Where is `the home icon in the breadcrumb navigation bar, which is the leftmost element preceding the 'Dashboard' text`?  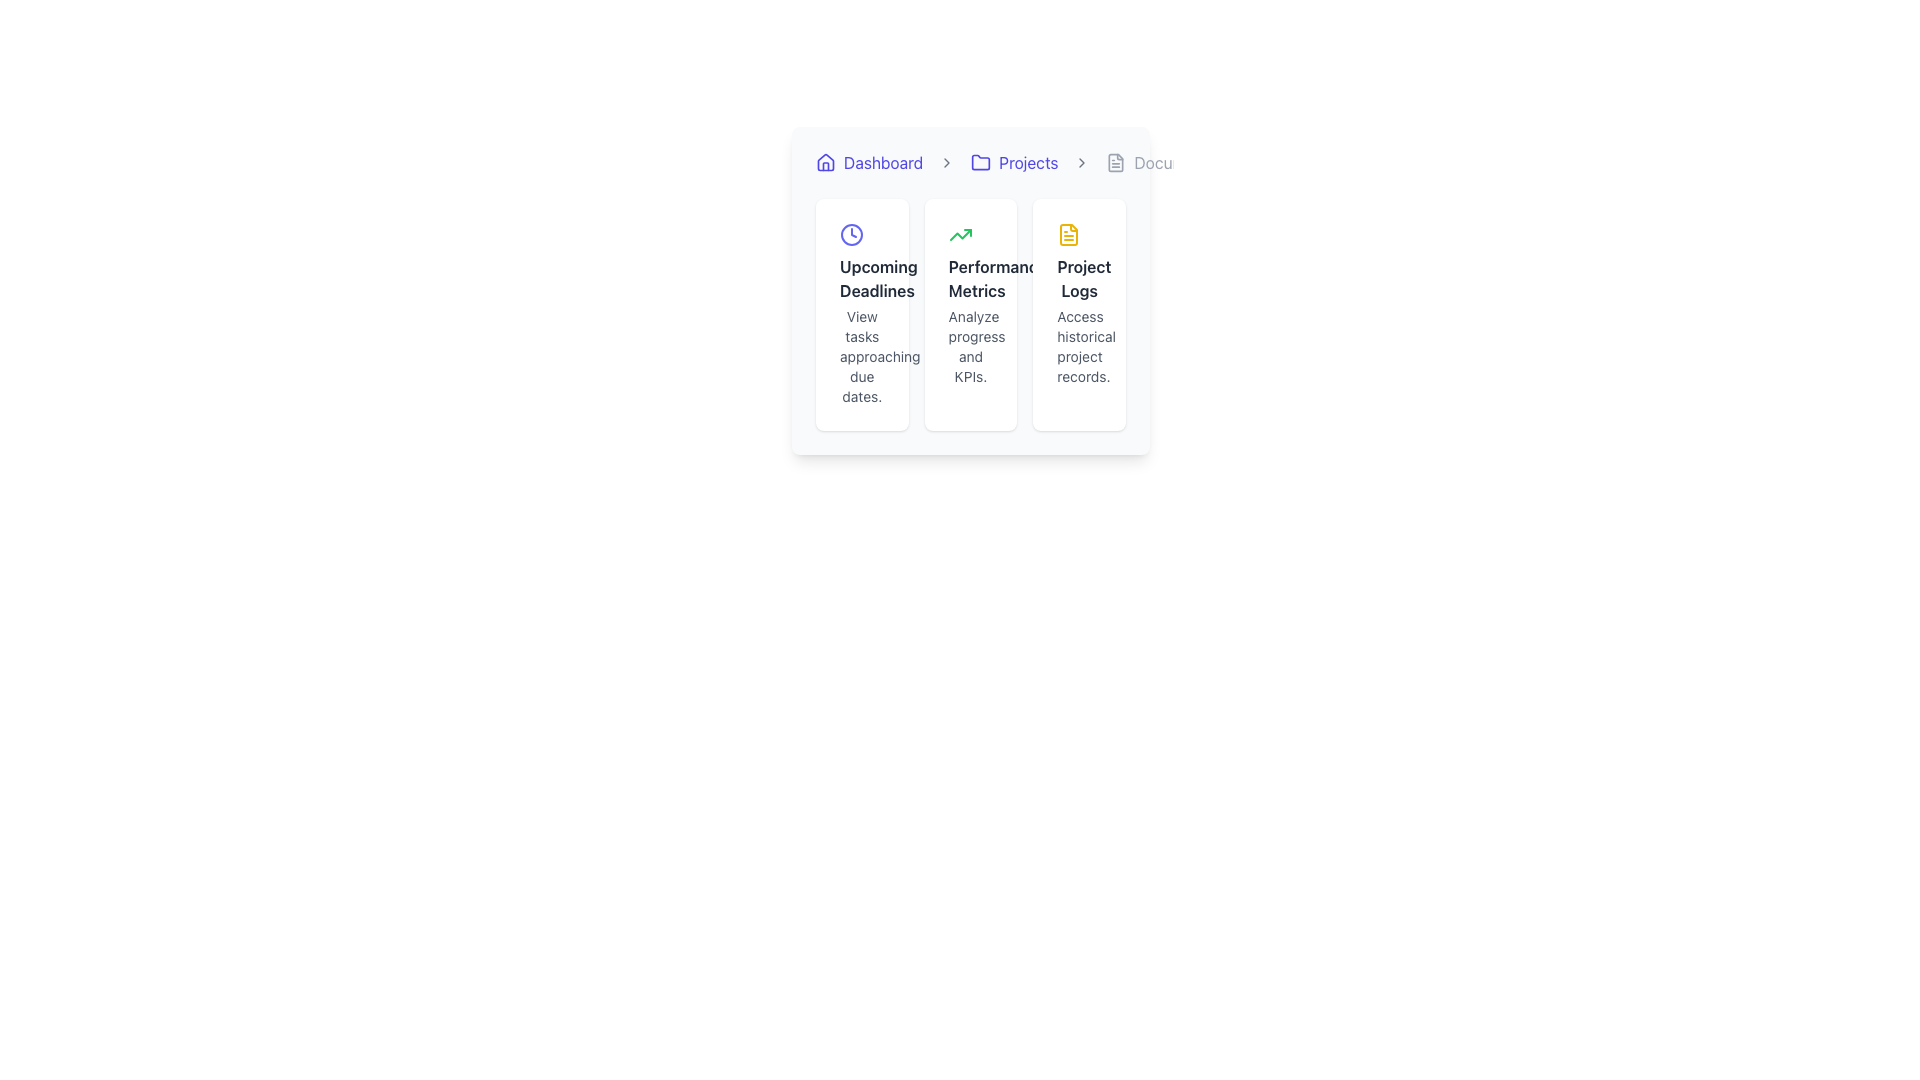
the home icon in the breadcrumb navigation bar, which is the leftmost element preceding the 'Dashboard' text is located at coordinates (825, 161).